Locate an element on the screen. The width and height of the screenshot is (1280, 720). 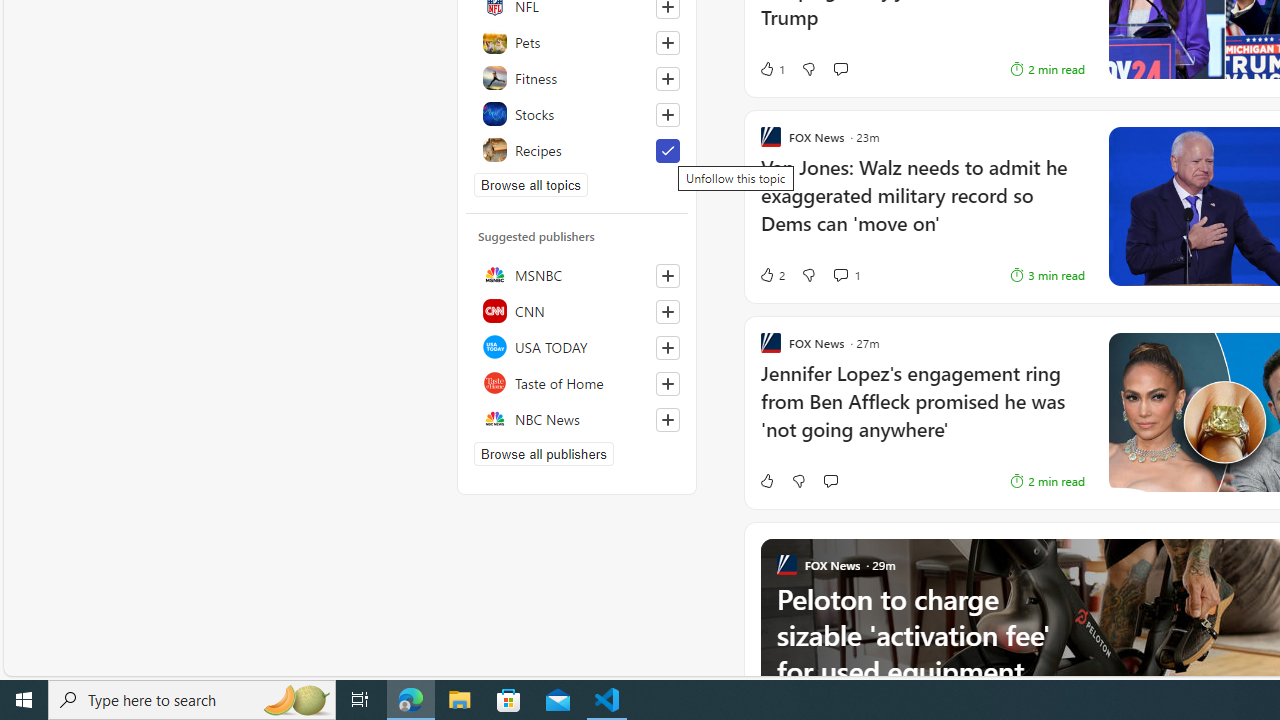
'USA TODAY' is located at coordinates (576, 346).